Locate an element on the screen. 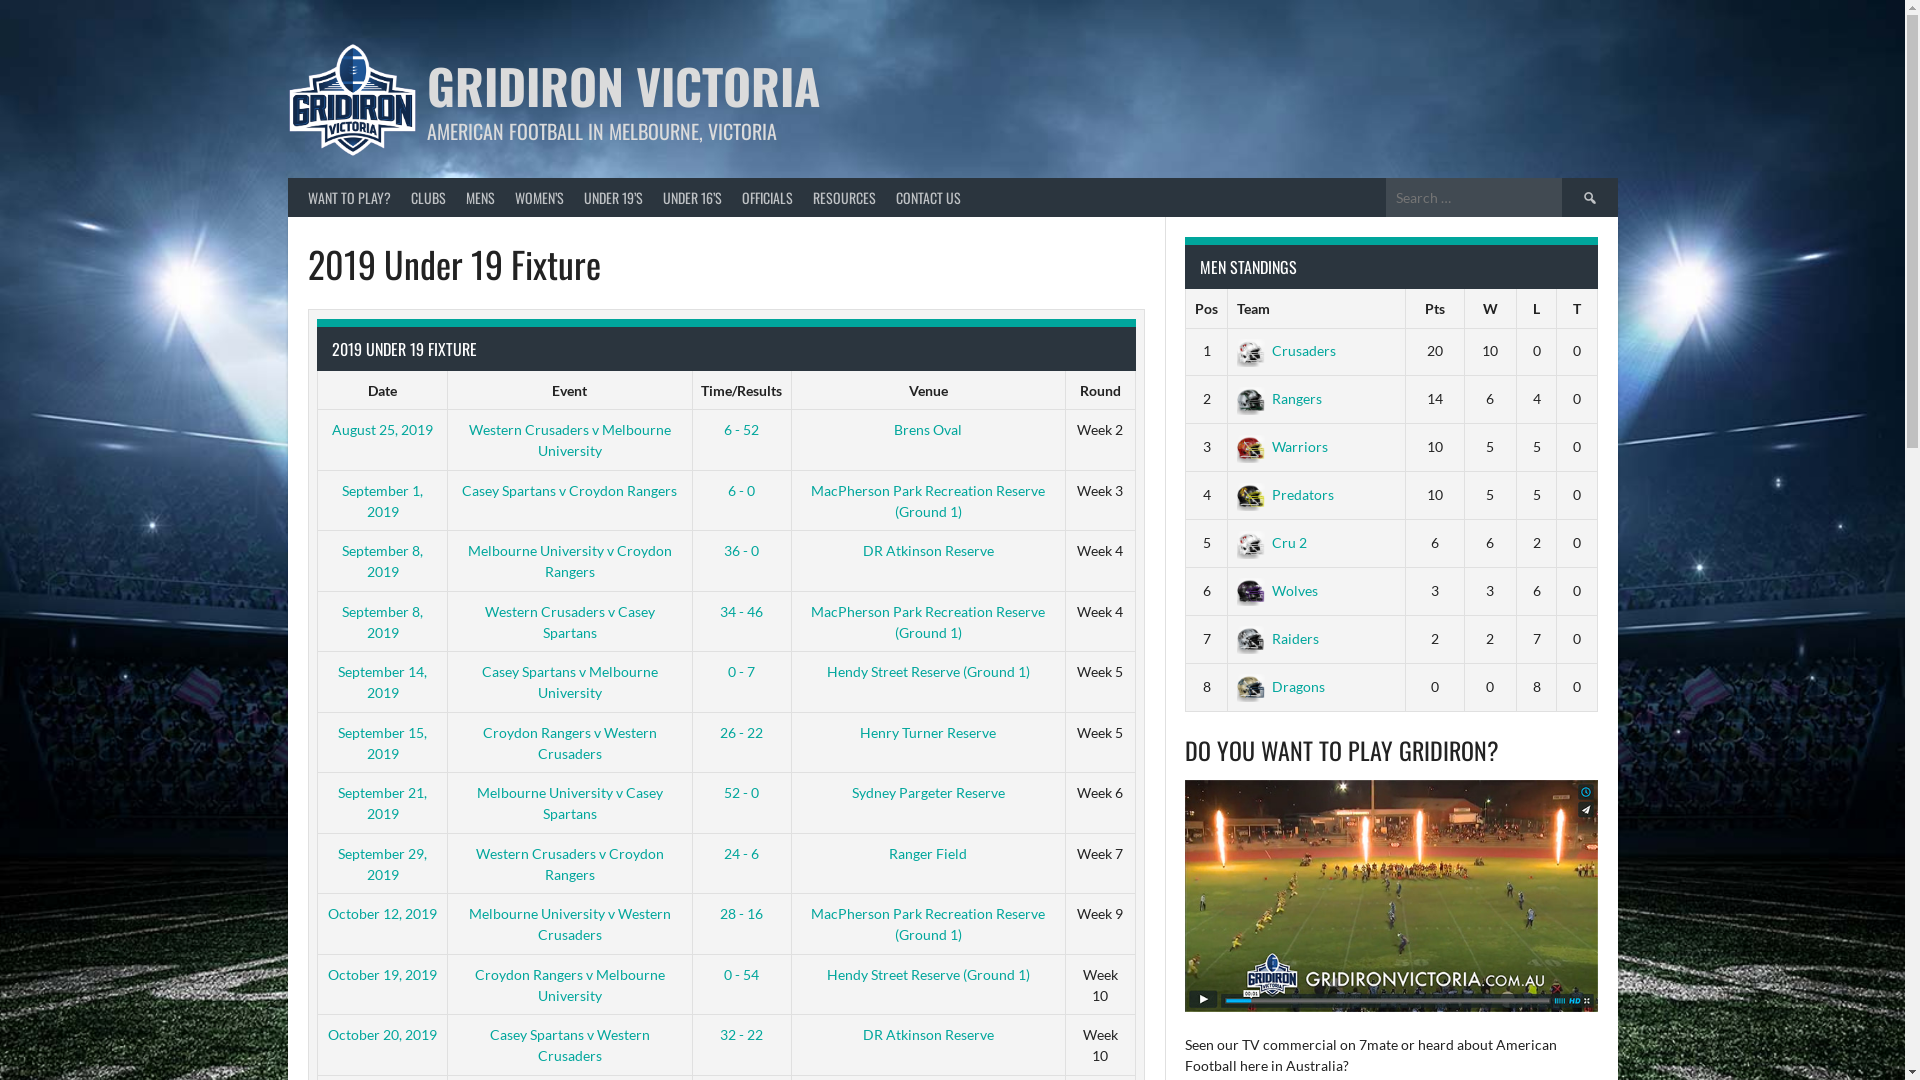 The width and height of the screenshot is (1920, 1080). 'Warriors' is located at coordinates (1282, 445).